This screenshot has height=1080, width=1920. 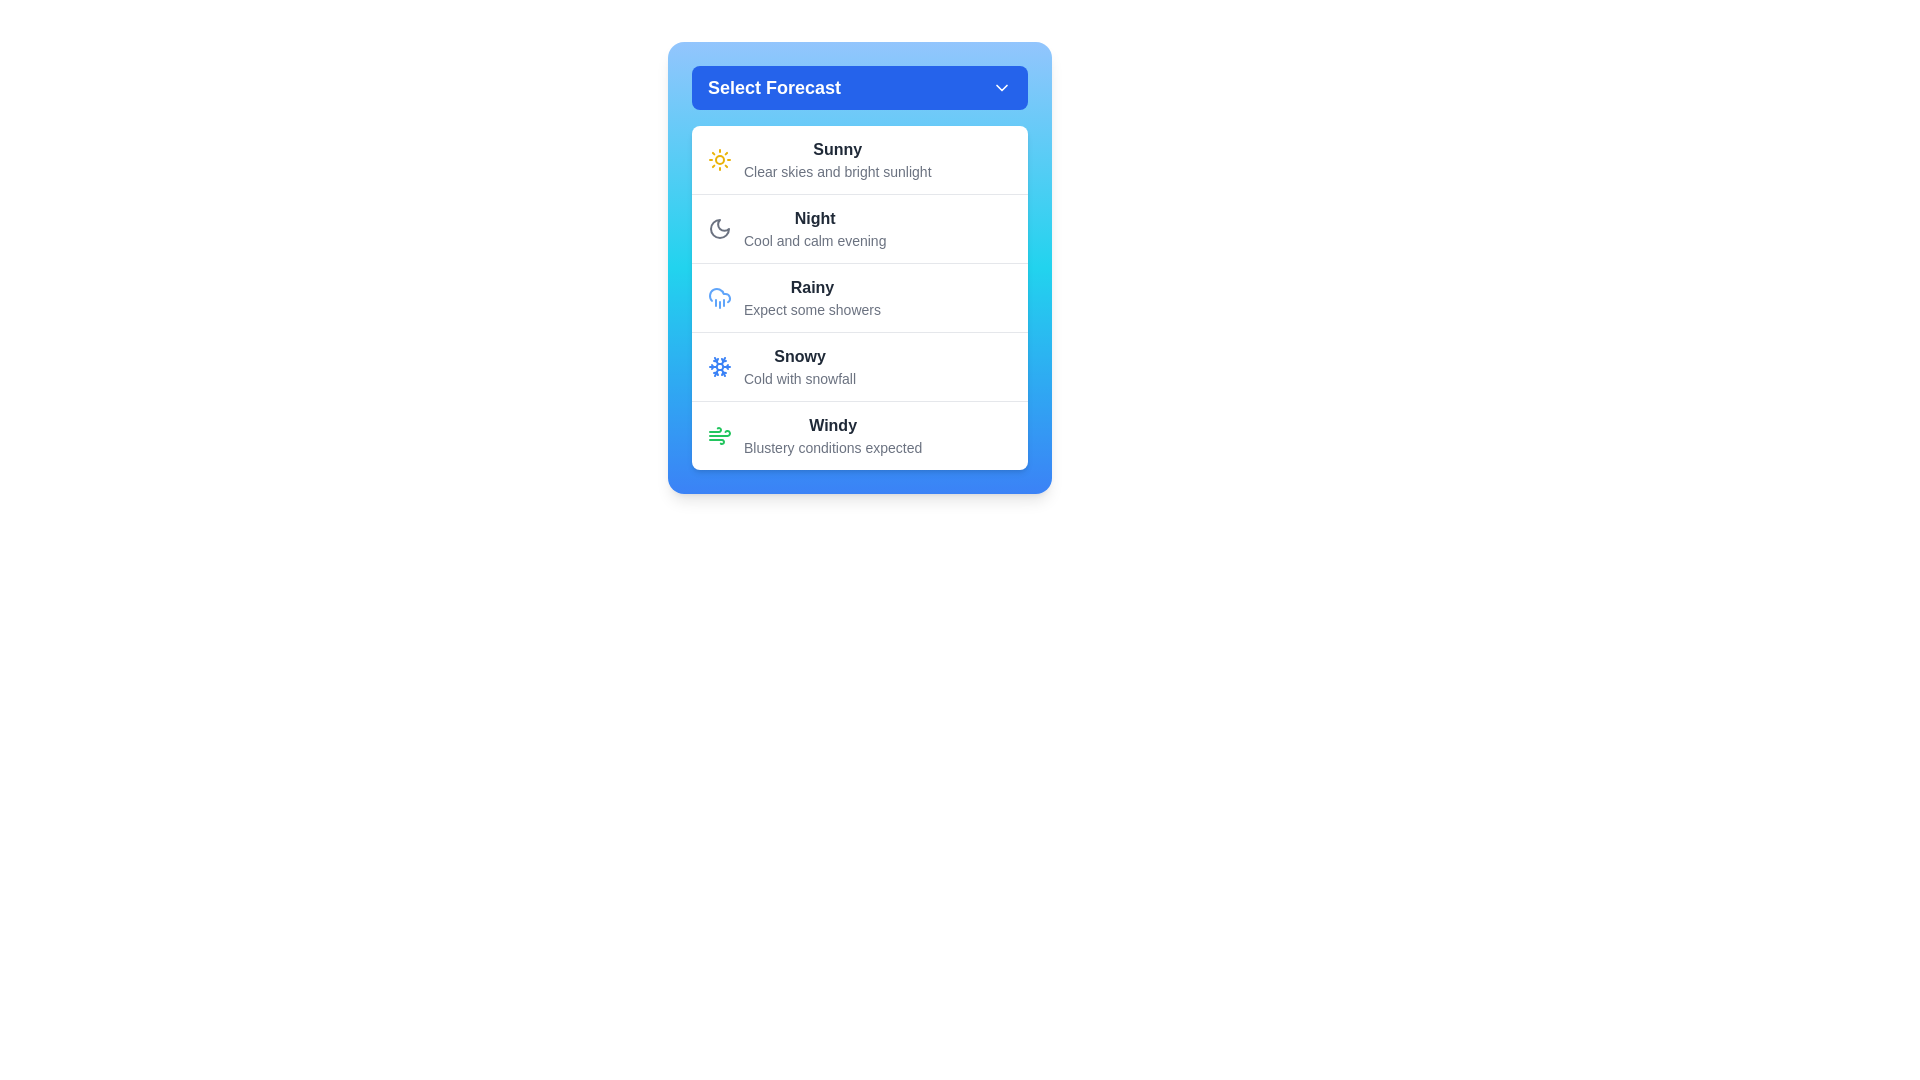 I want to click on the fifth item, so click(x=859, y=434).